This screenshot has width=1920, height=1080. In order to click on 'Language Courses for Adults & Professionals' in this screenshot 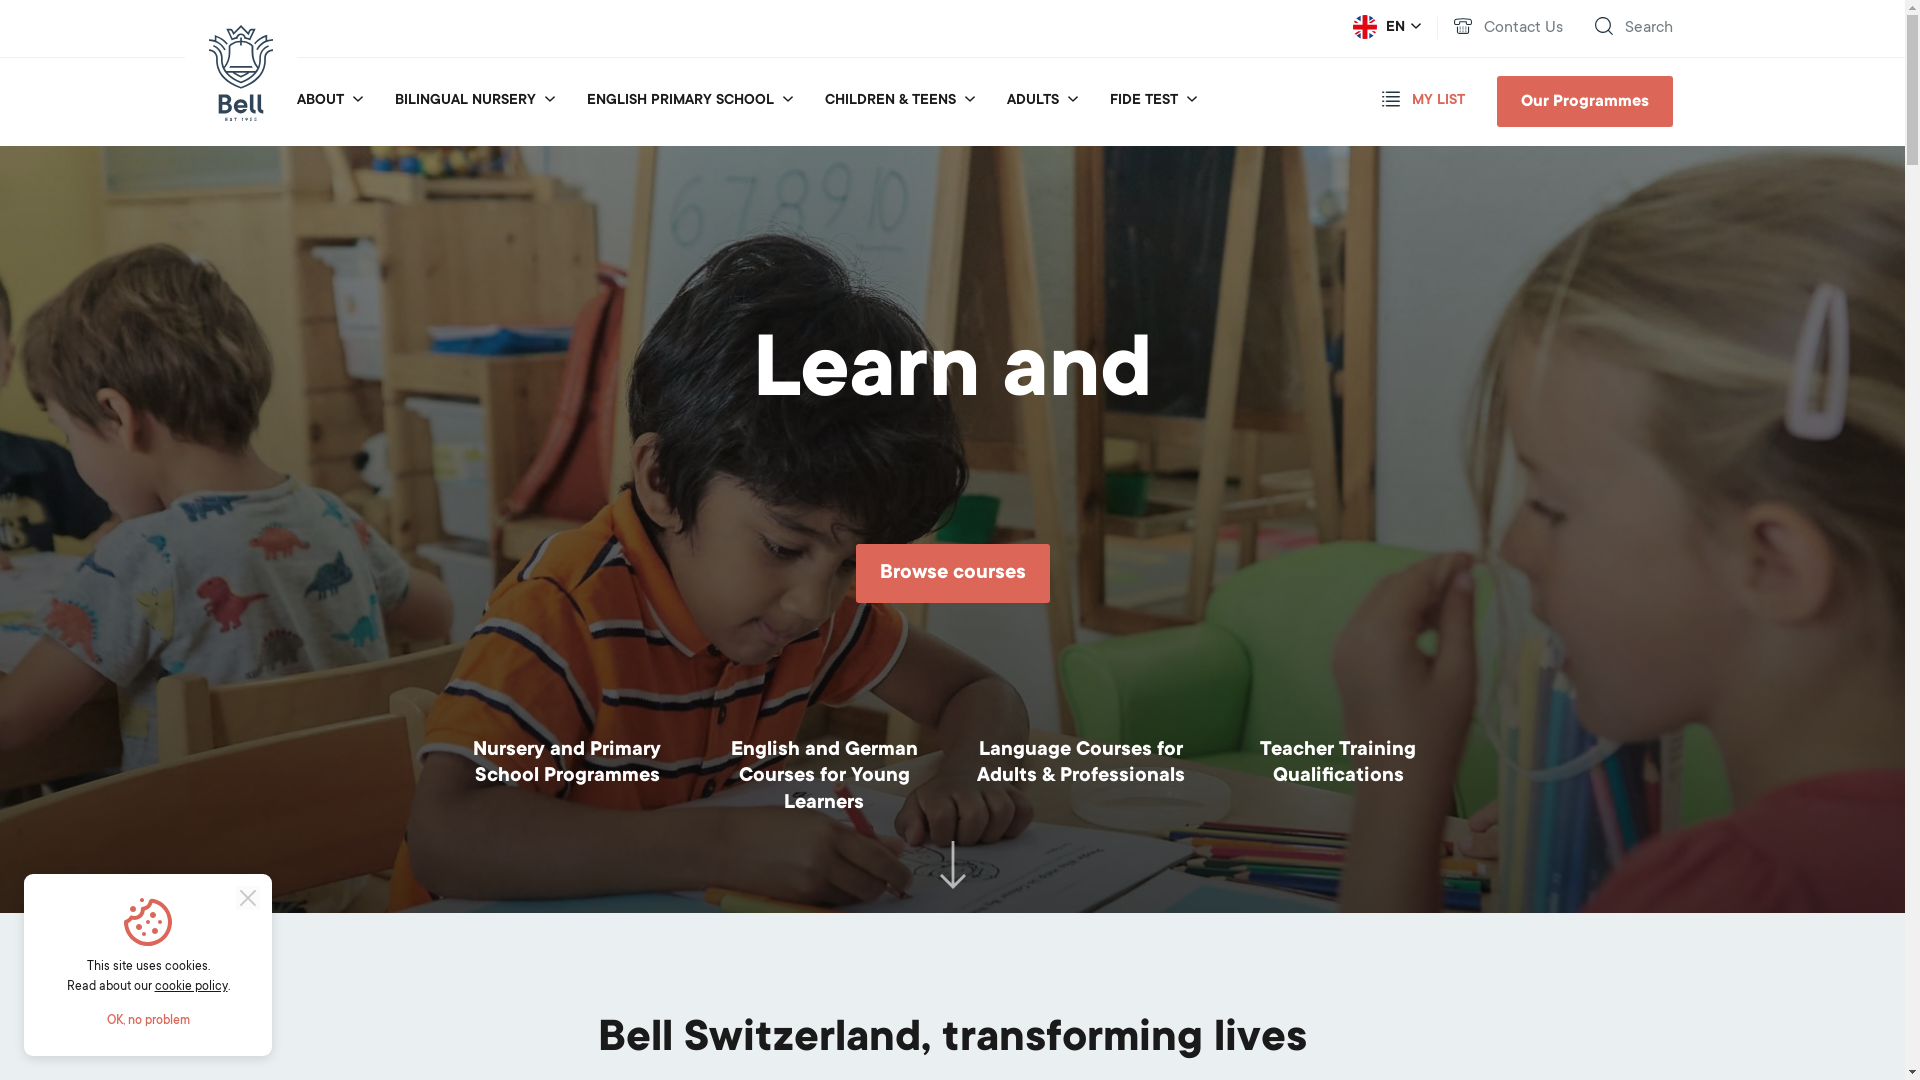, I will do `click(1079, 764)`.